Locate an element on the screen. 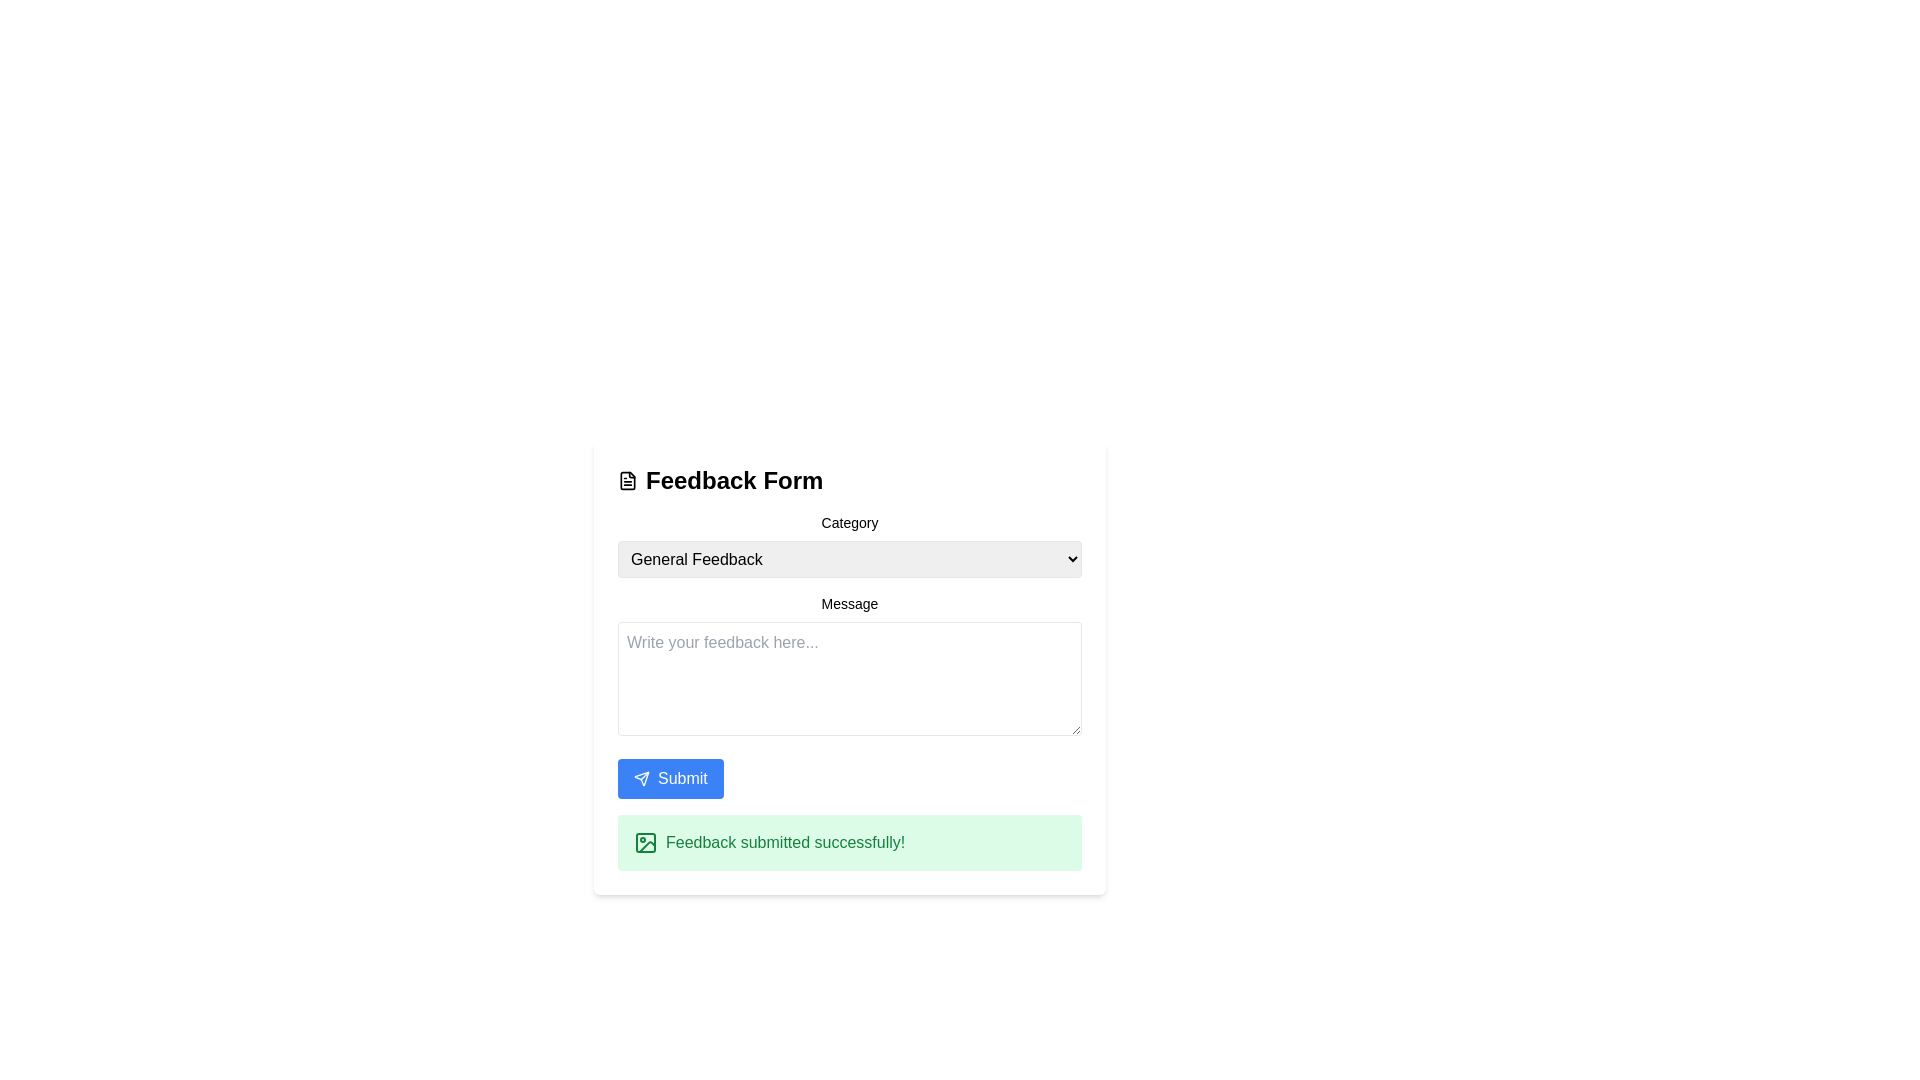  the icon styled as a square frame with a circular element and a diagonal line, located inside the green-themed alert box with the message 'Feedback submitted successfully!' is located at coordinates (646, 843).